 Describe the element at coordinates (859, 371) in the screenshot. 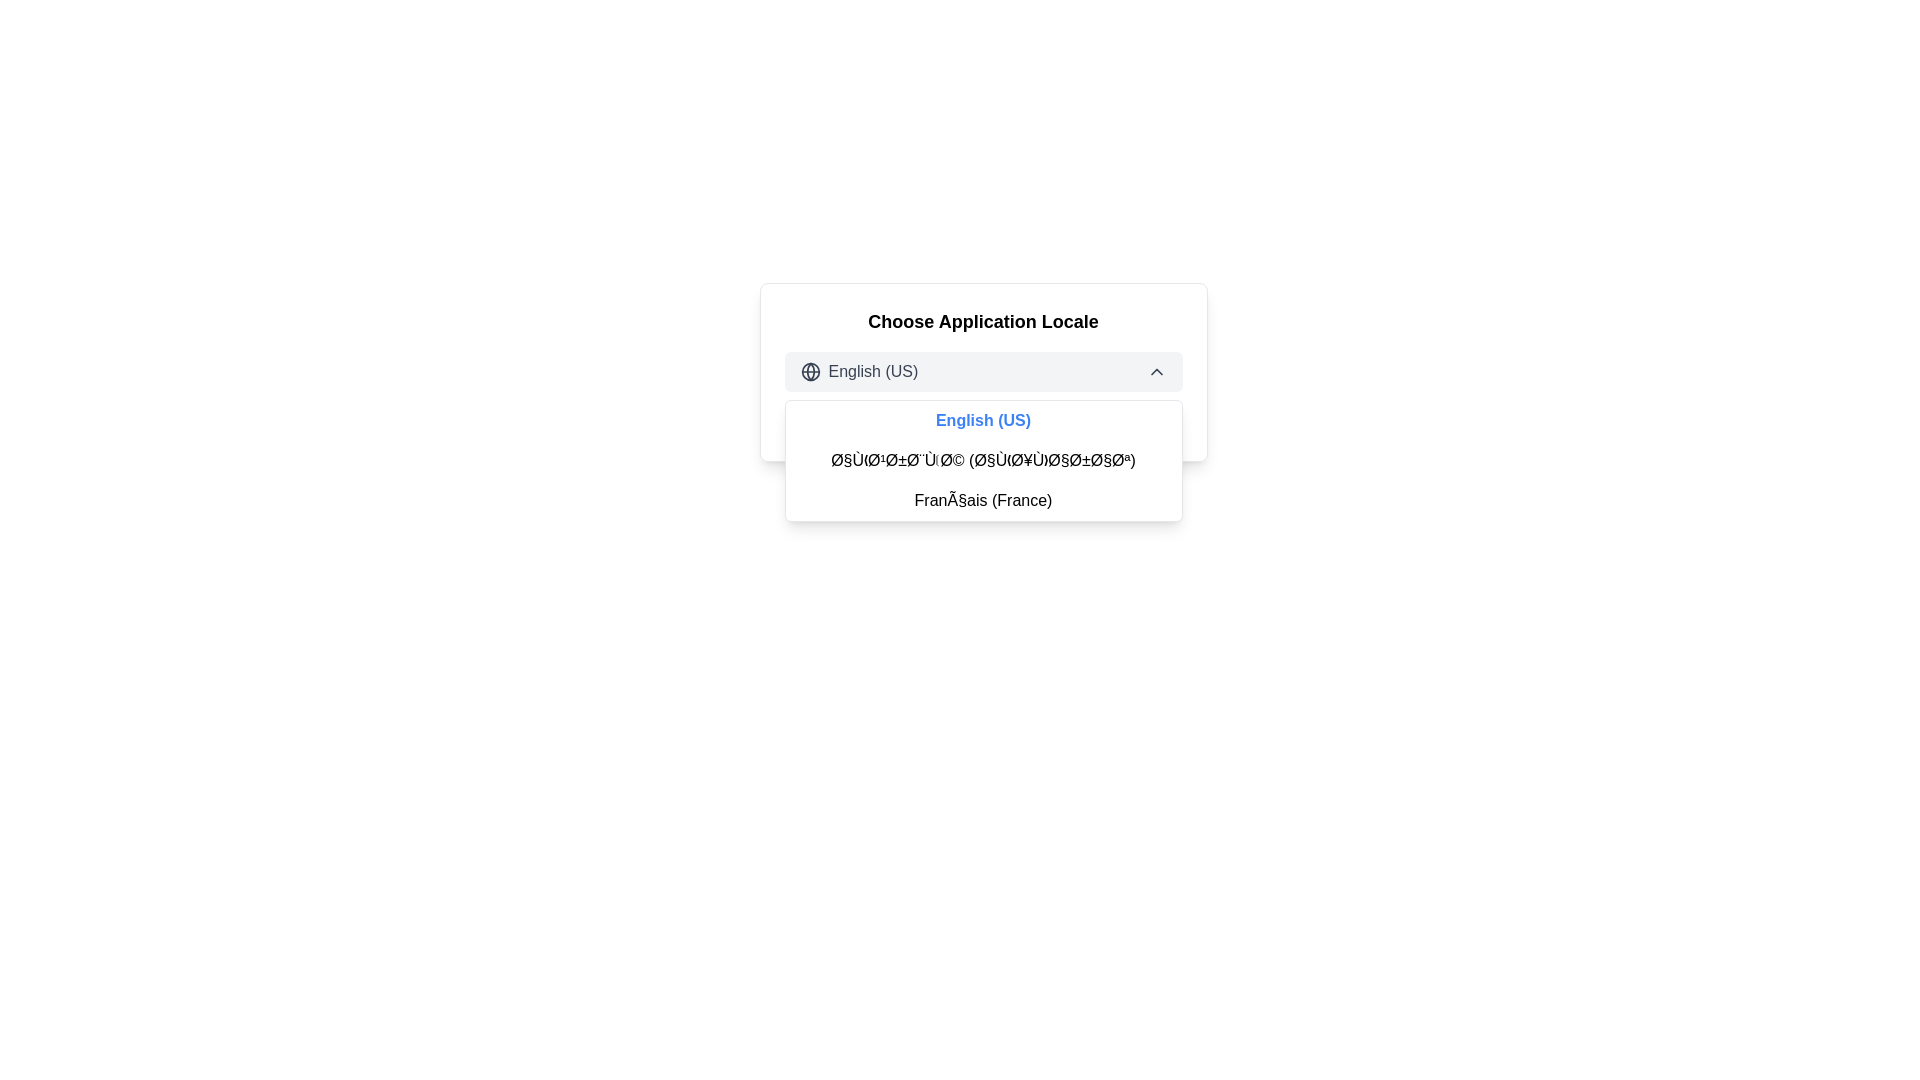

I see `the first dropdown item labeled 'English (US)' with a globe icon, located under the title 'Choose Application Locale'` at that location.